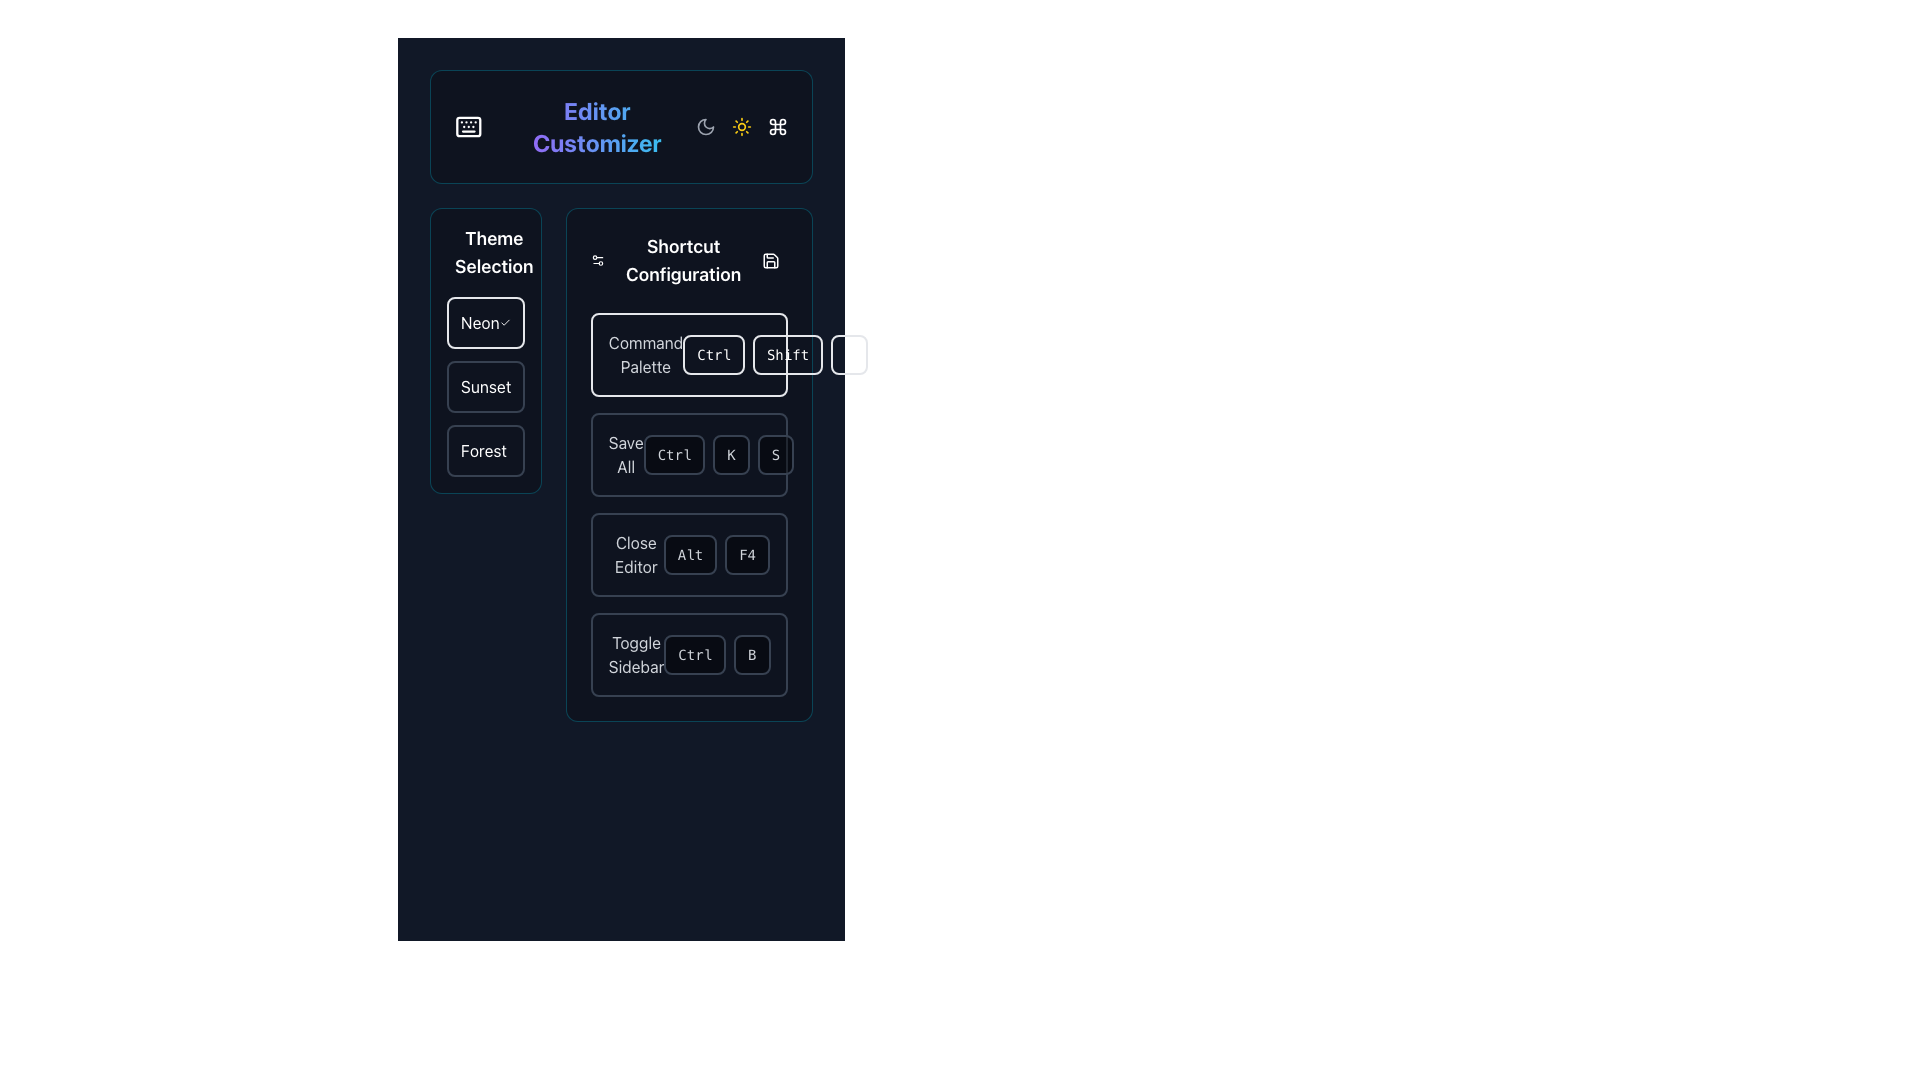 The height and width of the screenshot is (1080, 1920). Describe the element at coordinates (689, 353) in the screenshot. I see `the role of the 'Ctrl' button-like label` at that location.